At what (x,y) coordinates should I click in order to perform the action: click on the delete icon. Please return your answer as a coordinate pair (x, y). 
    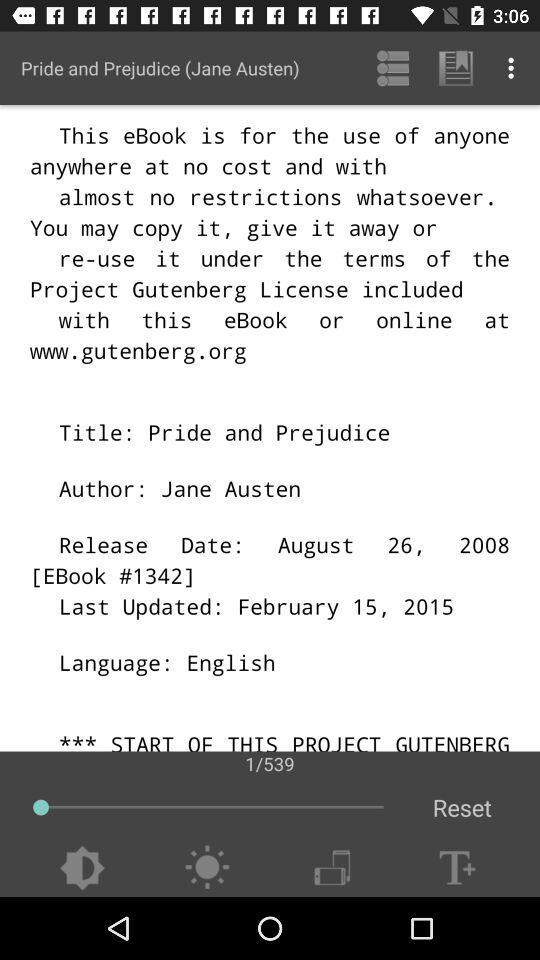
    Looking at the image, I should click on (332, 867).